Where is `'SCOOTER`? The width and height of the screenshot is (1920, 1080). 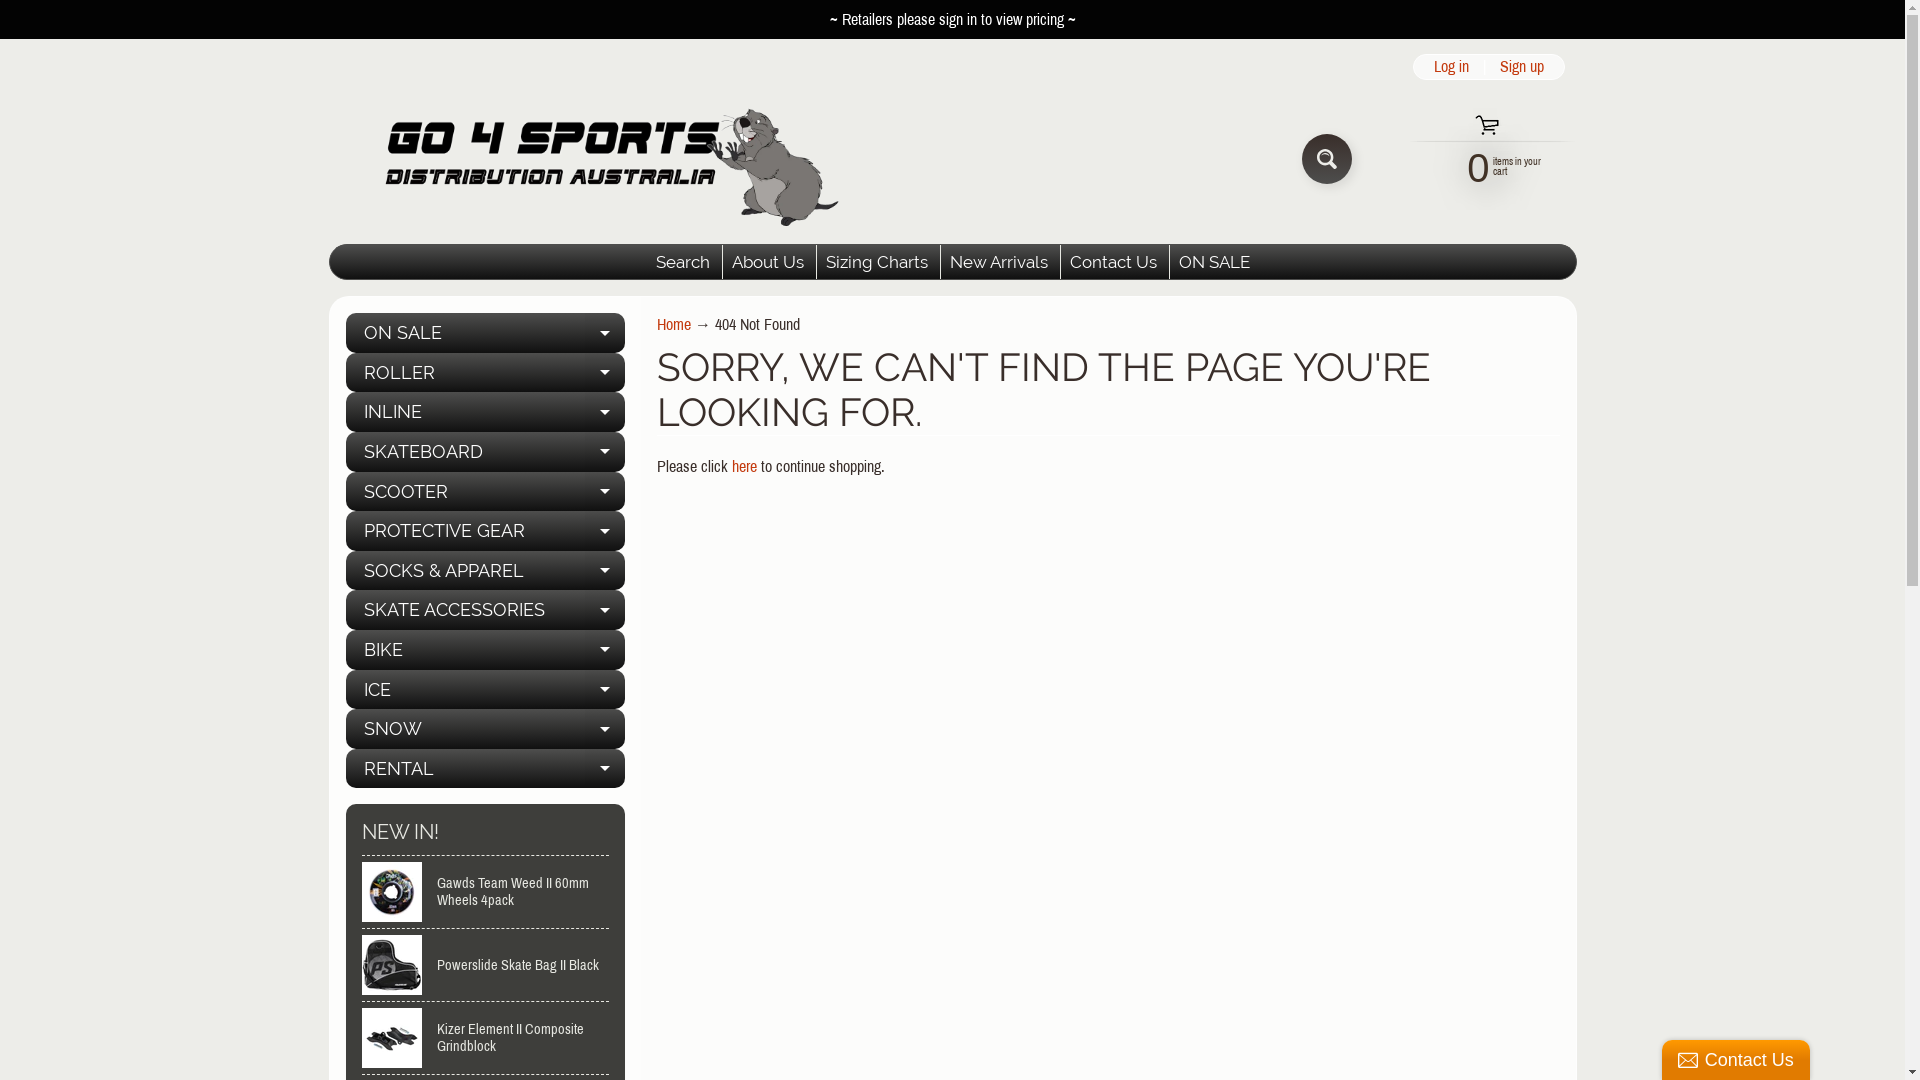
'SCOOTER is located at coordinates (485, 492).